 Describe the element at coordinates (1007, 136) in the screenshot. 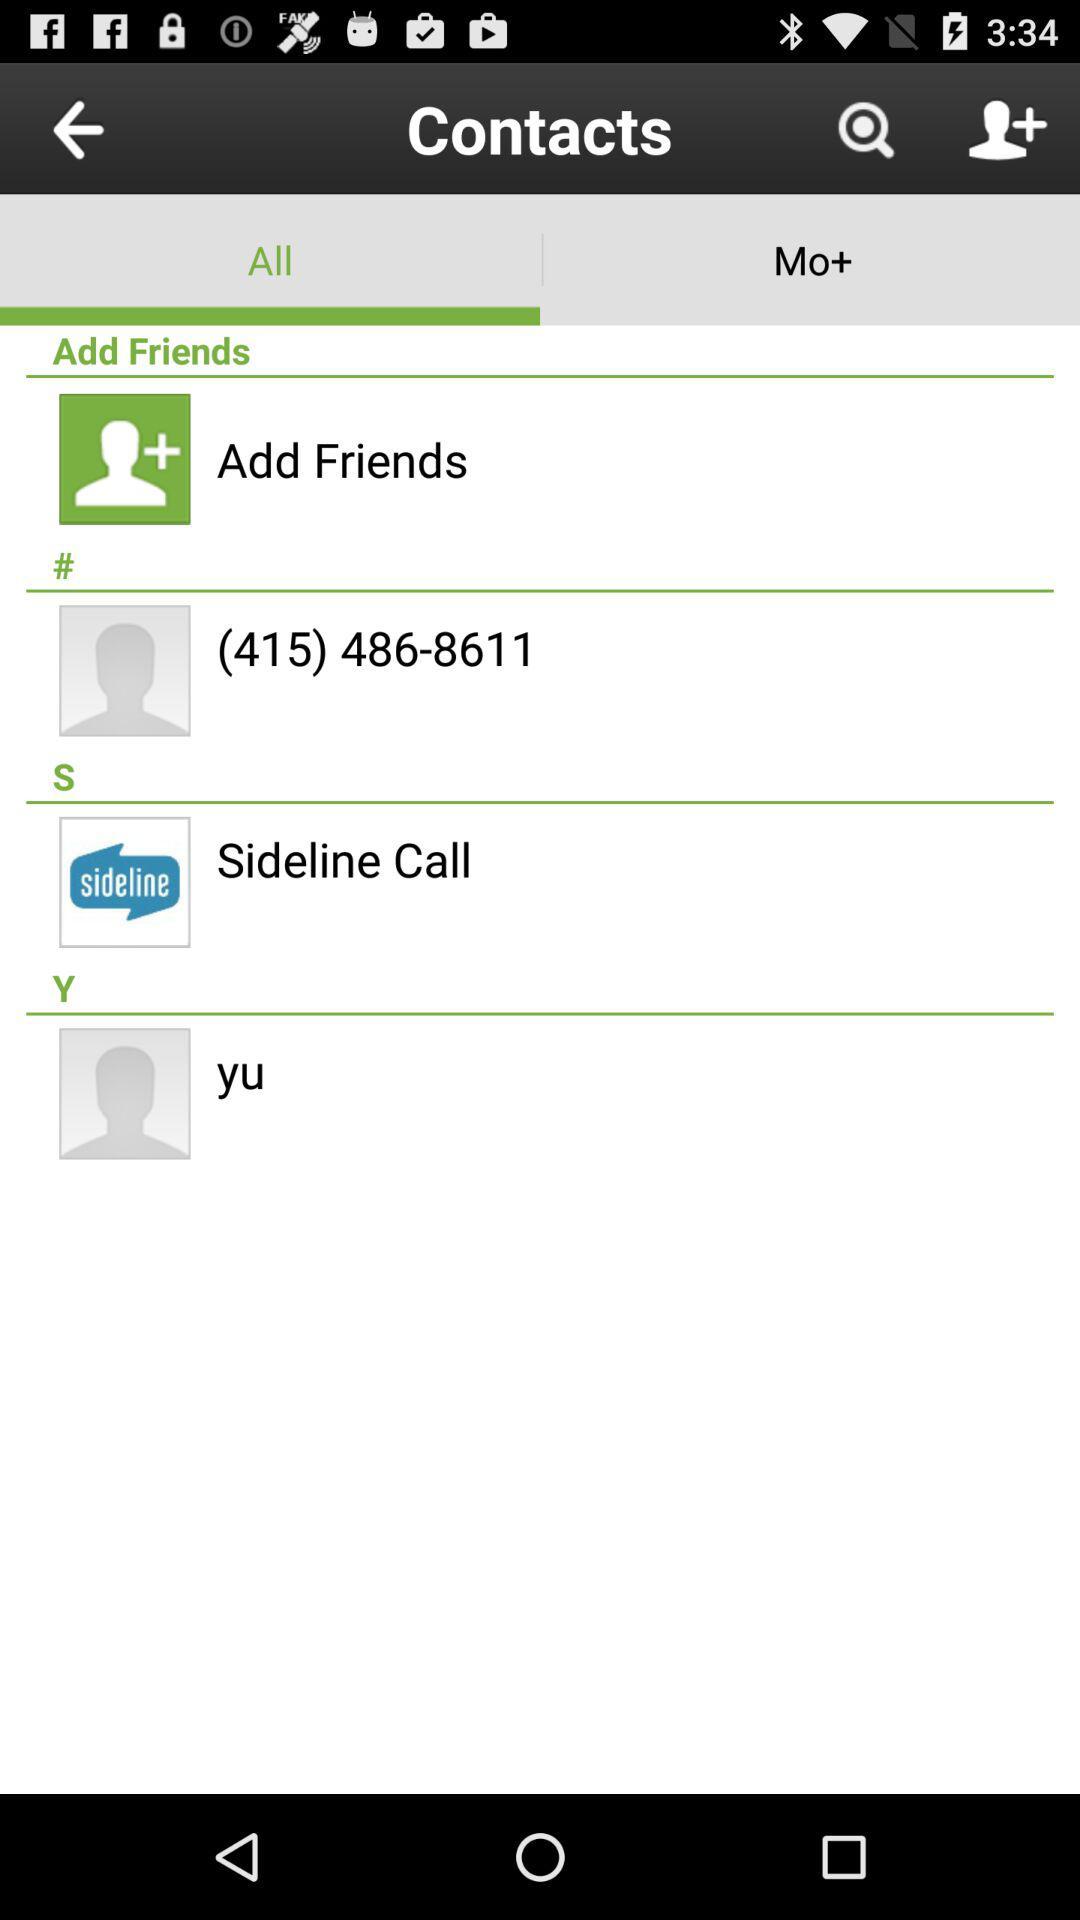

I see `the follow icon` at that location.